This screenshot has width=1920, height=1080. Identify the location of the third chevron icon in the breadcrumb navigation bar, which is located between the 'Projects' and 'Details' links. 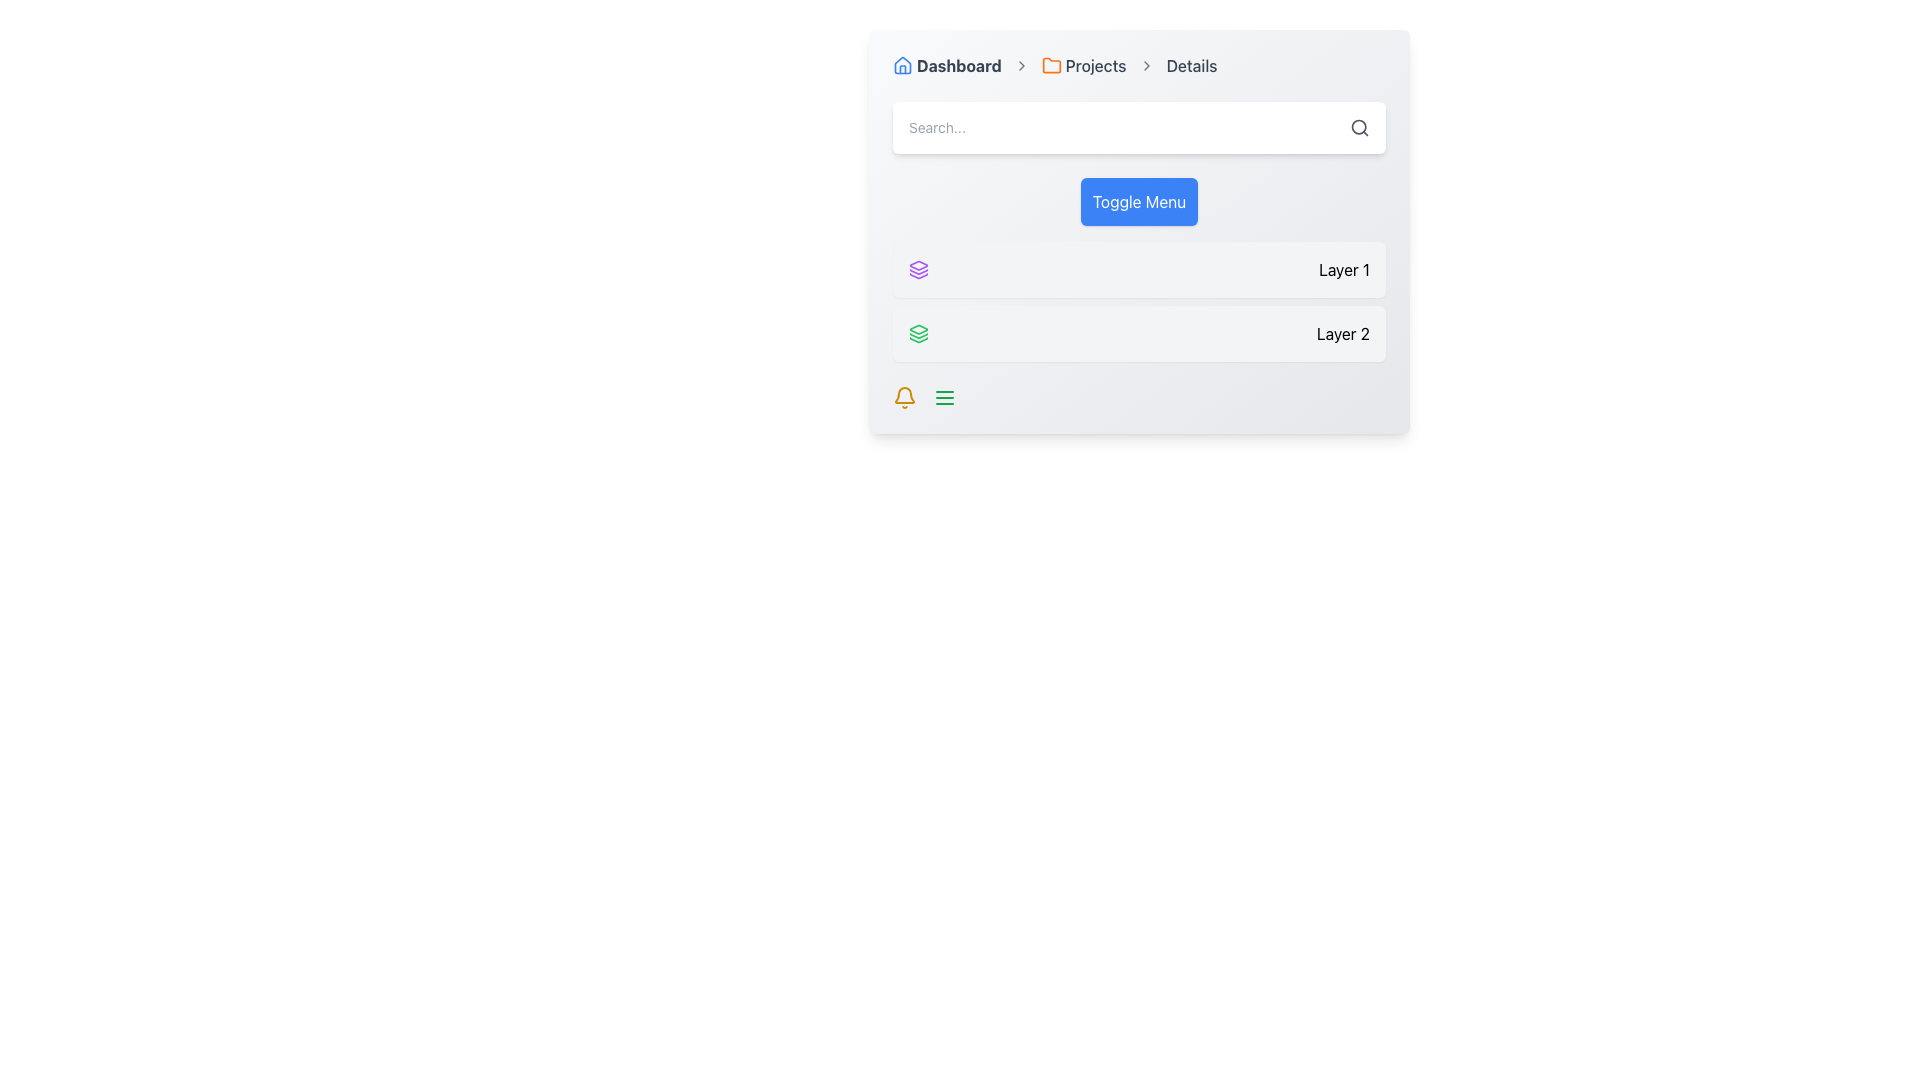
(1146, 64).